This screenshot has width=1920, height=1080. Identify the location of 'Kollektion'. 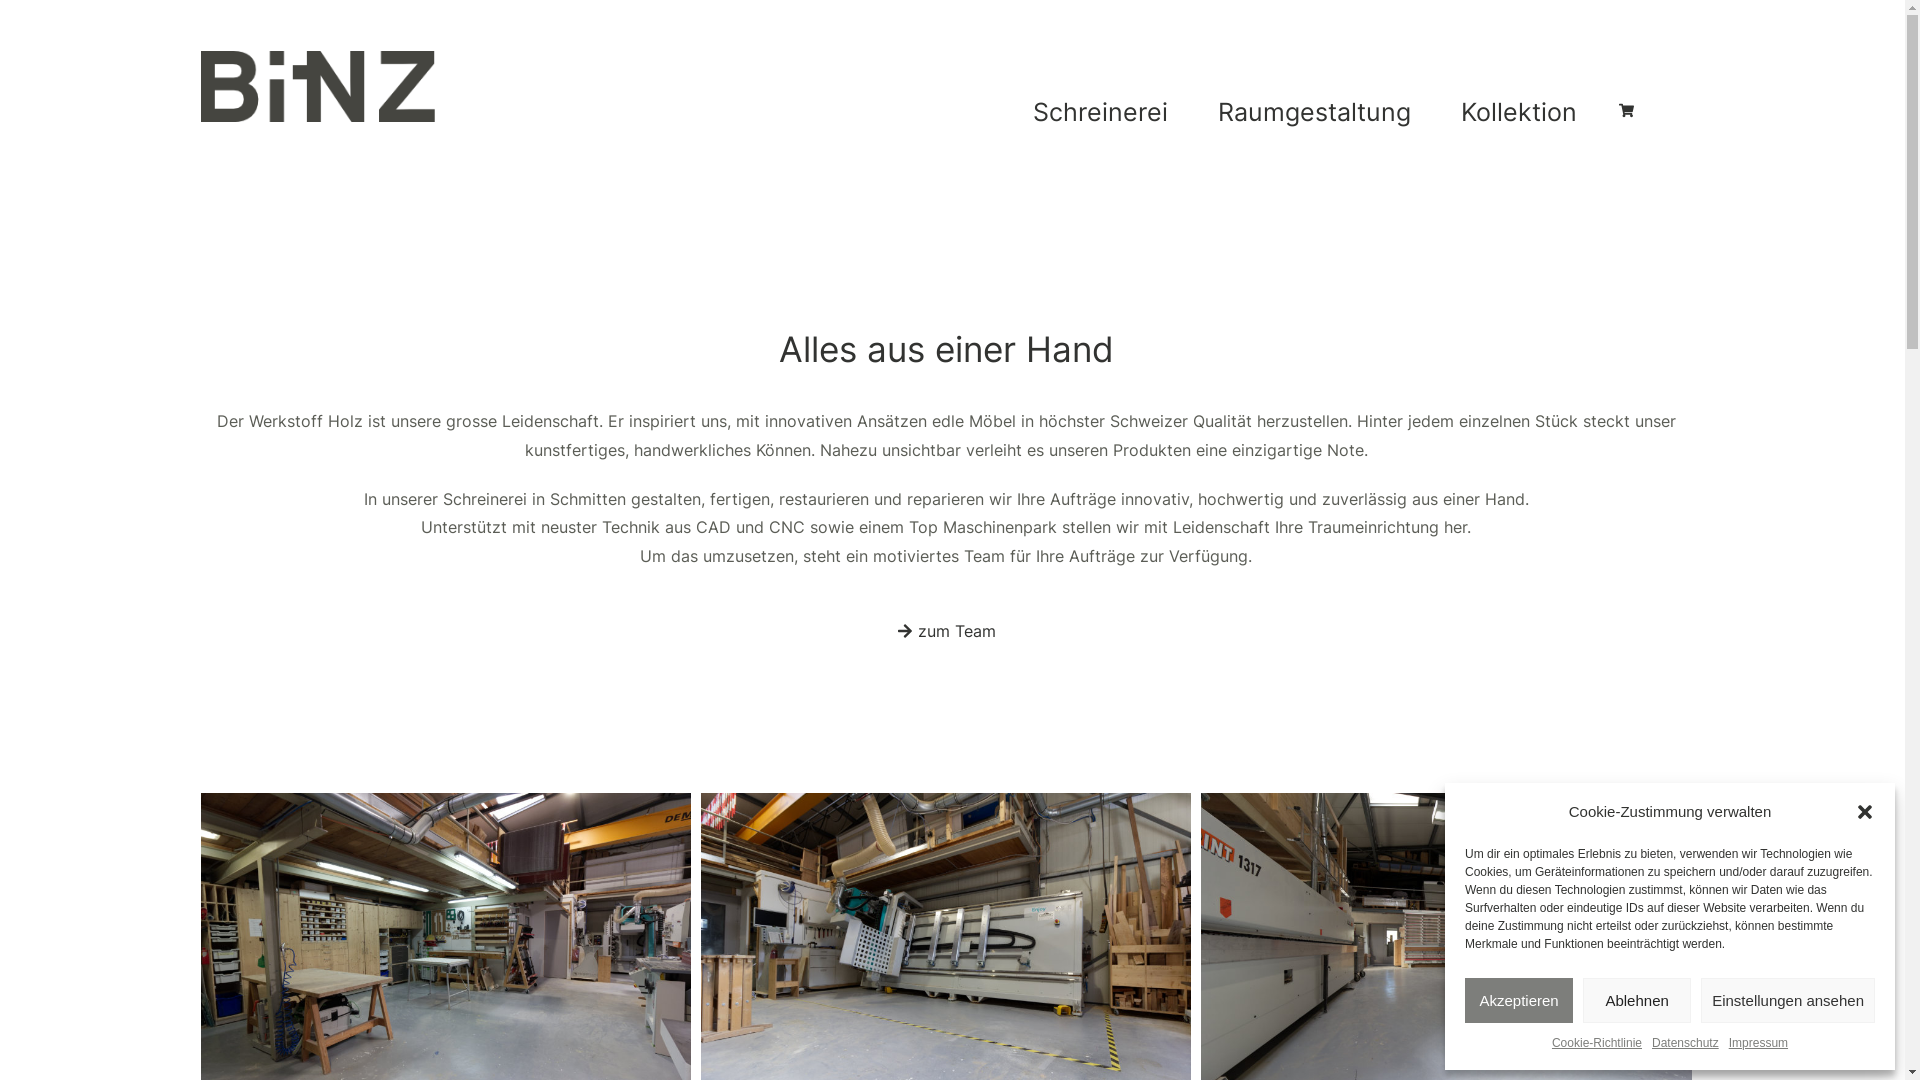
(1522, 111).